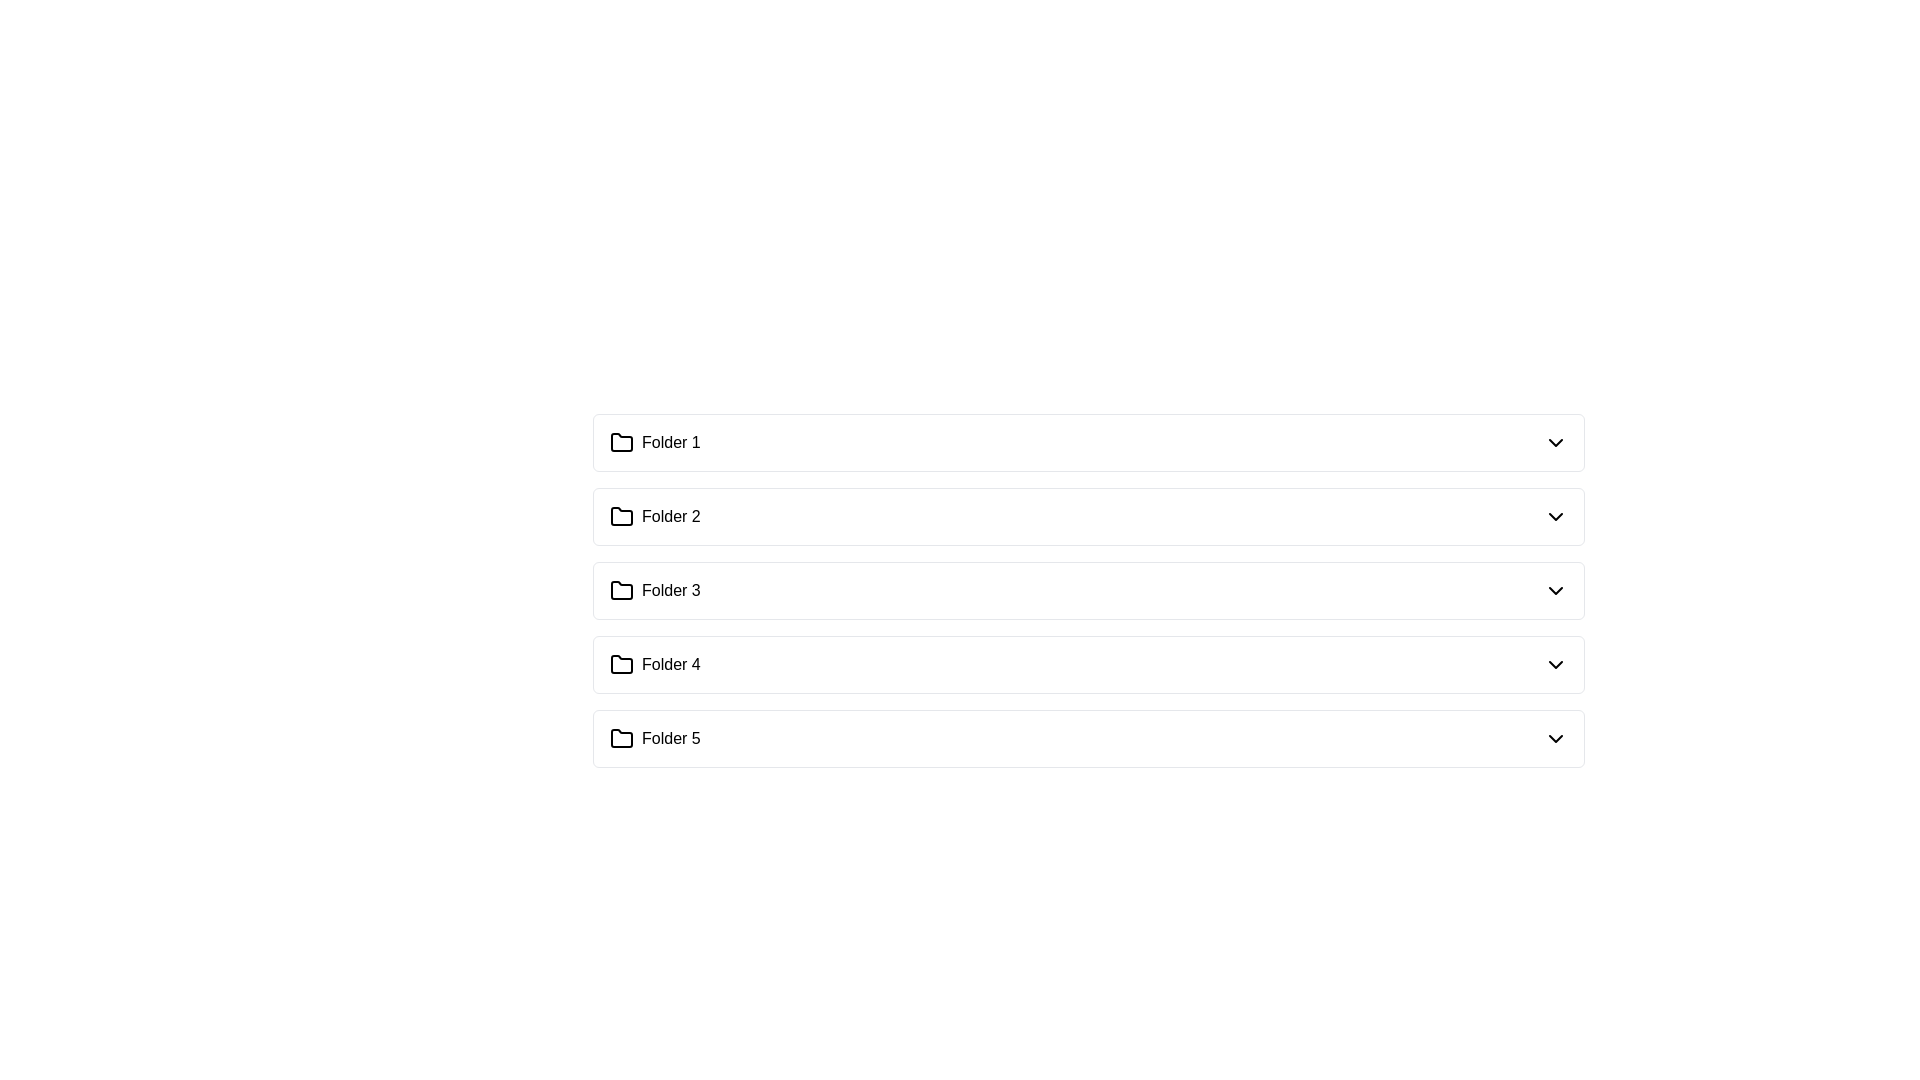  What do you see at coordinates (1088, 515) in the screenshot?
I see `the list item for 'Folder 2'` at bounding box center [1088, 515].